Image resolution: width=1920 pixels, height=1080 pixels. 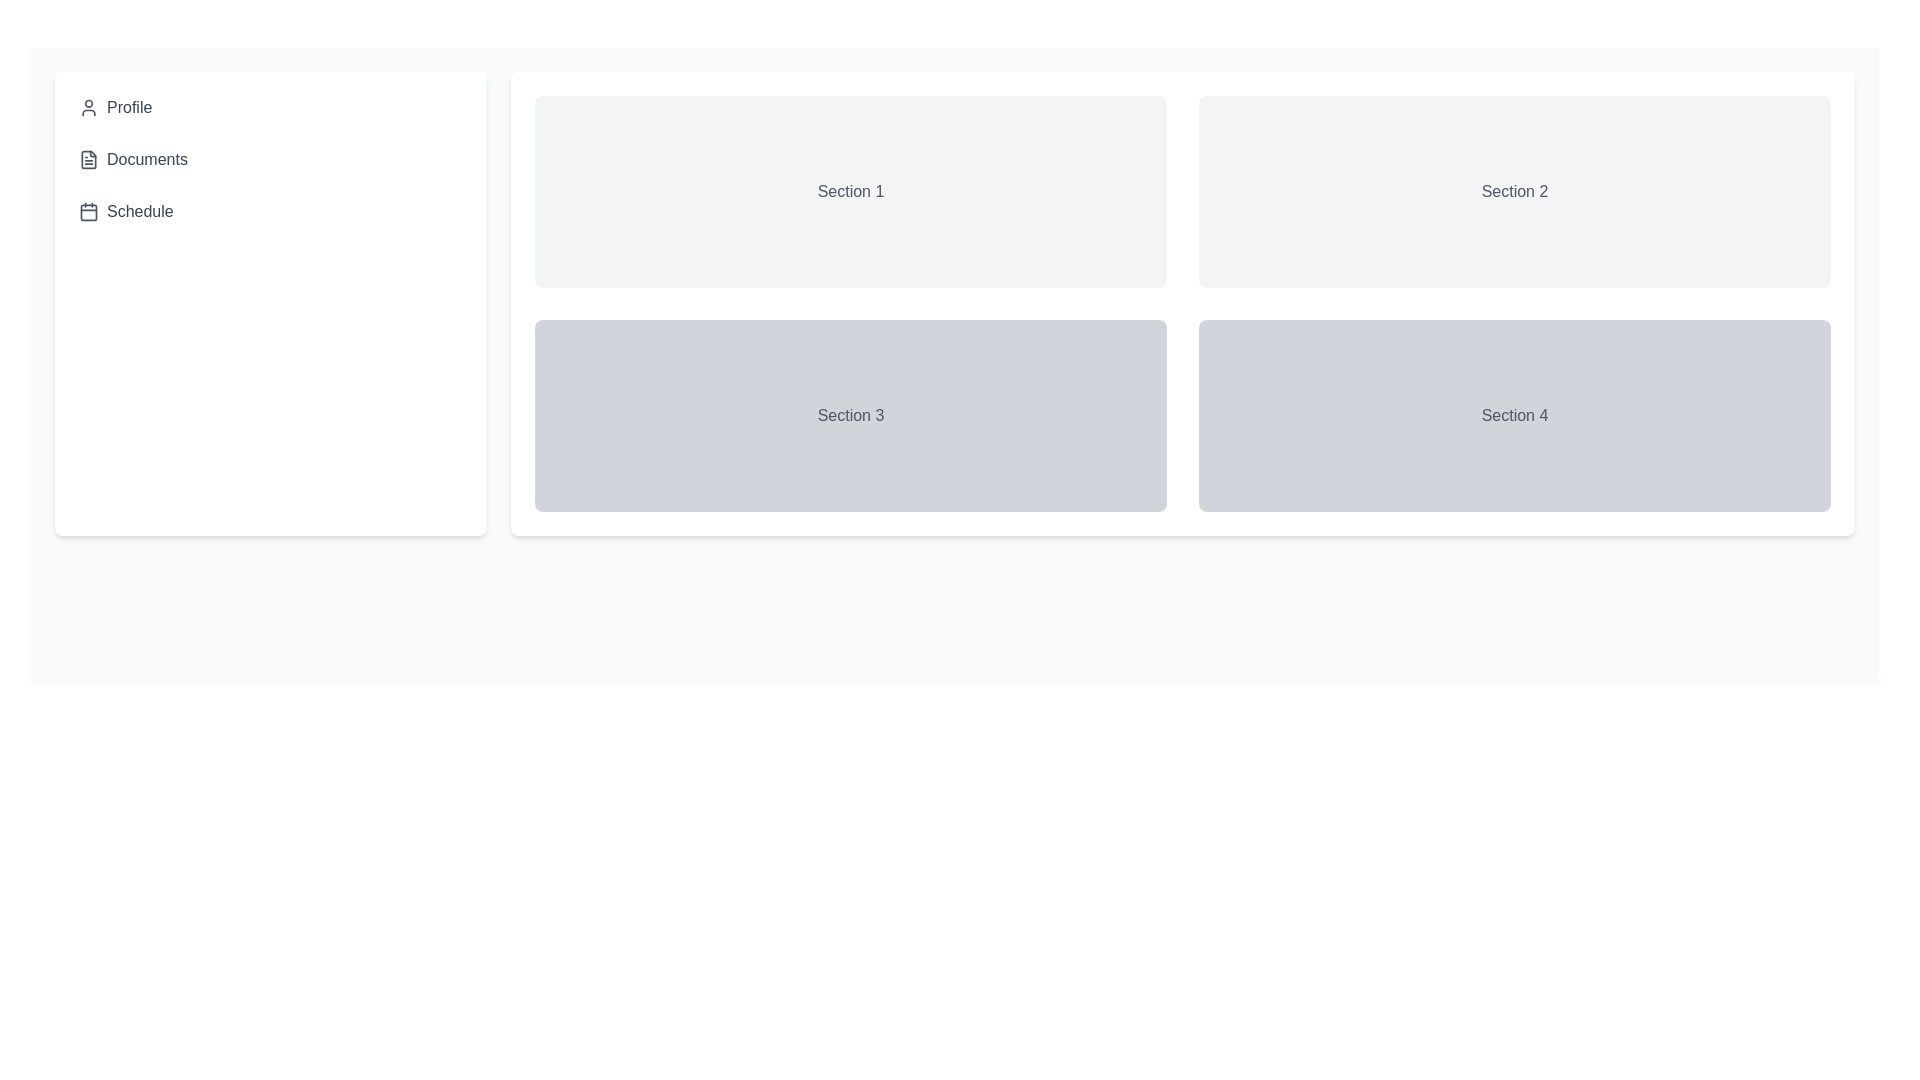 What do you see at coordinates (146, 158) in the screenshot?
I see `the 'Documents' text label` at bounding box center [146, 158].